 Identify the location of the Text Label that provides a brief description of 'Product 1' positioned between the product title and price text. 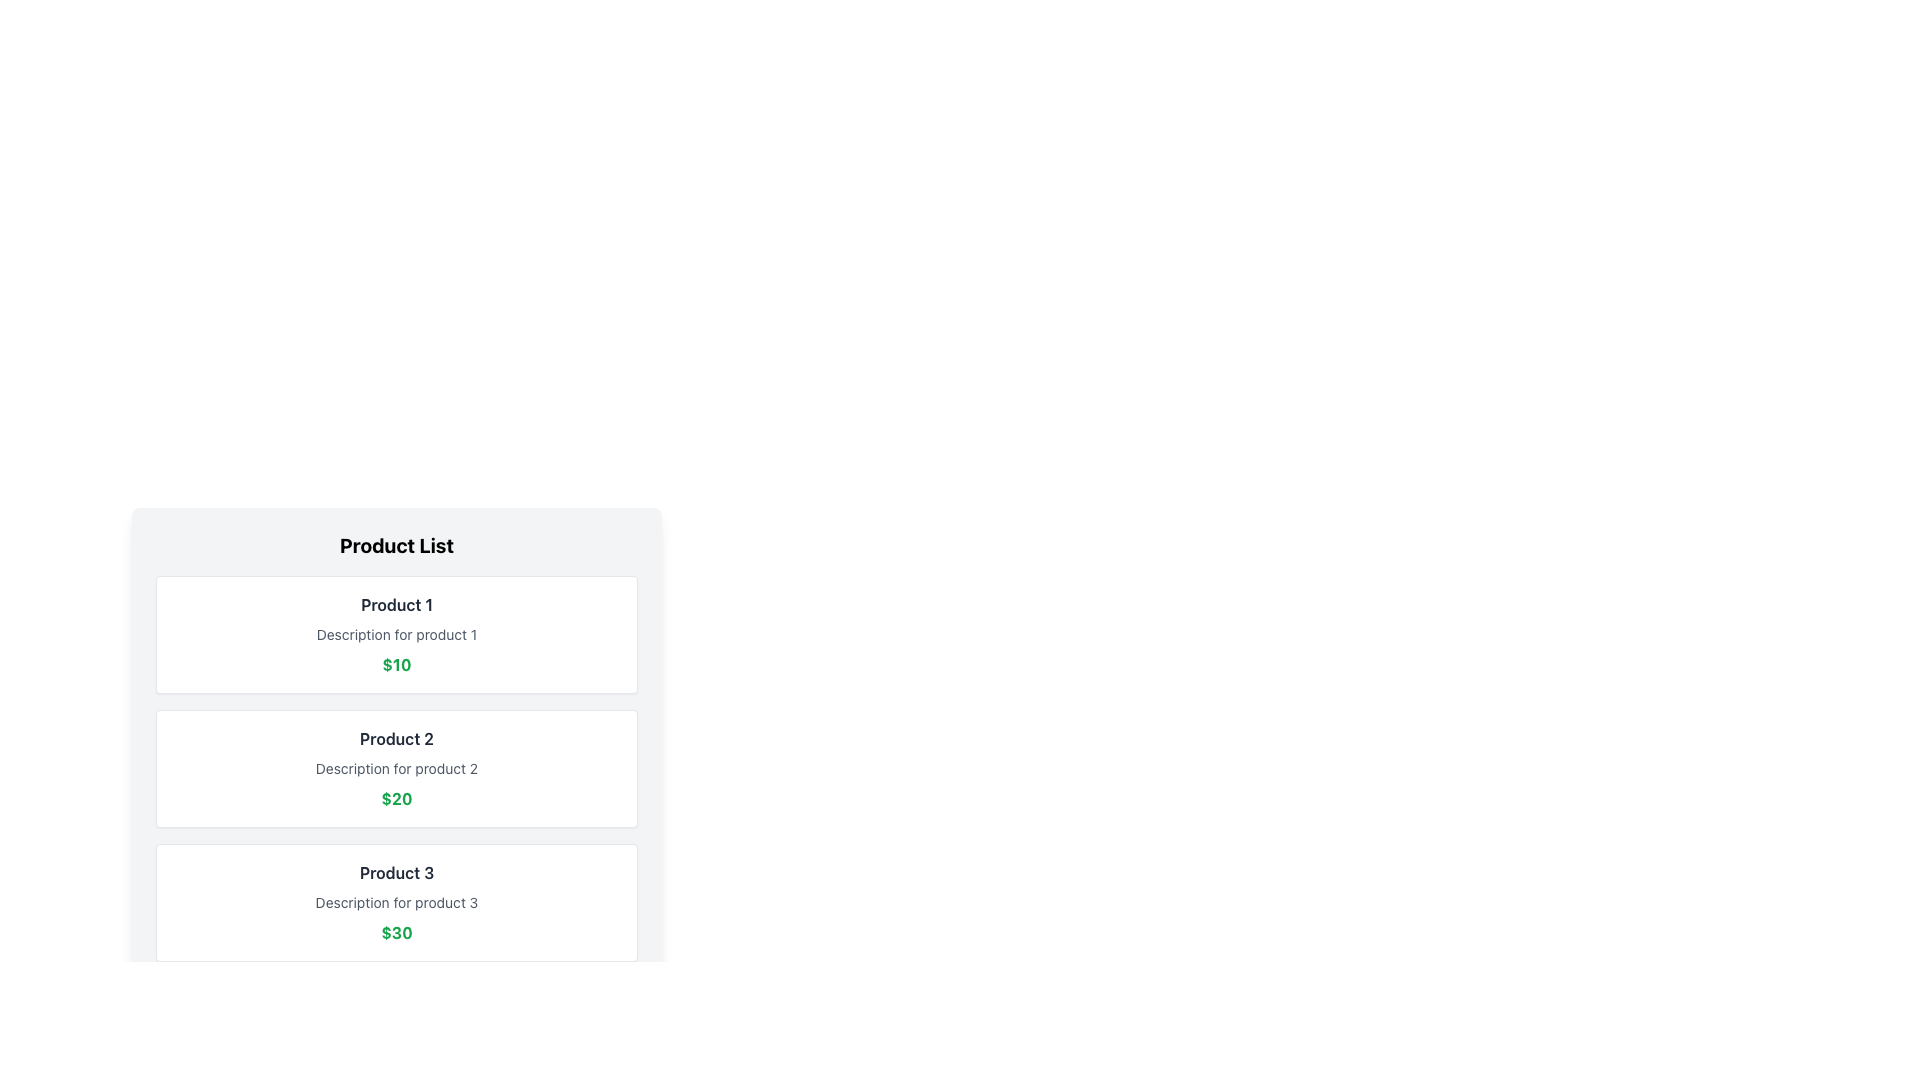
(397, 635).